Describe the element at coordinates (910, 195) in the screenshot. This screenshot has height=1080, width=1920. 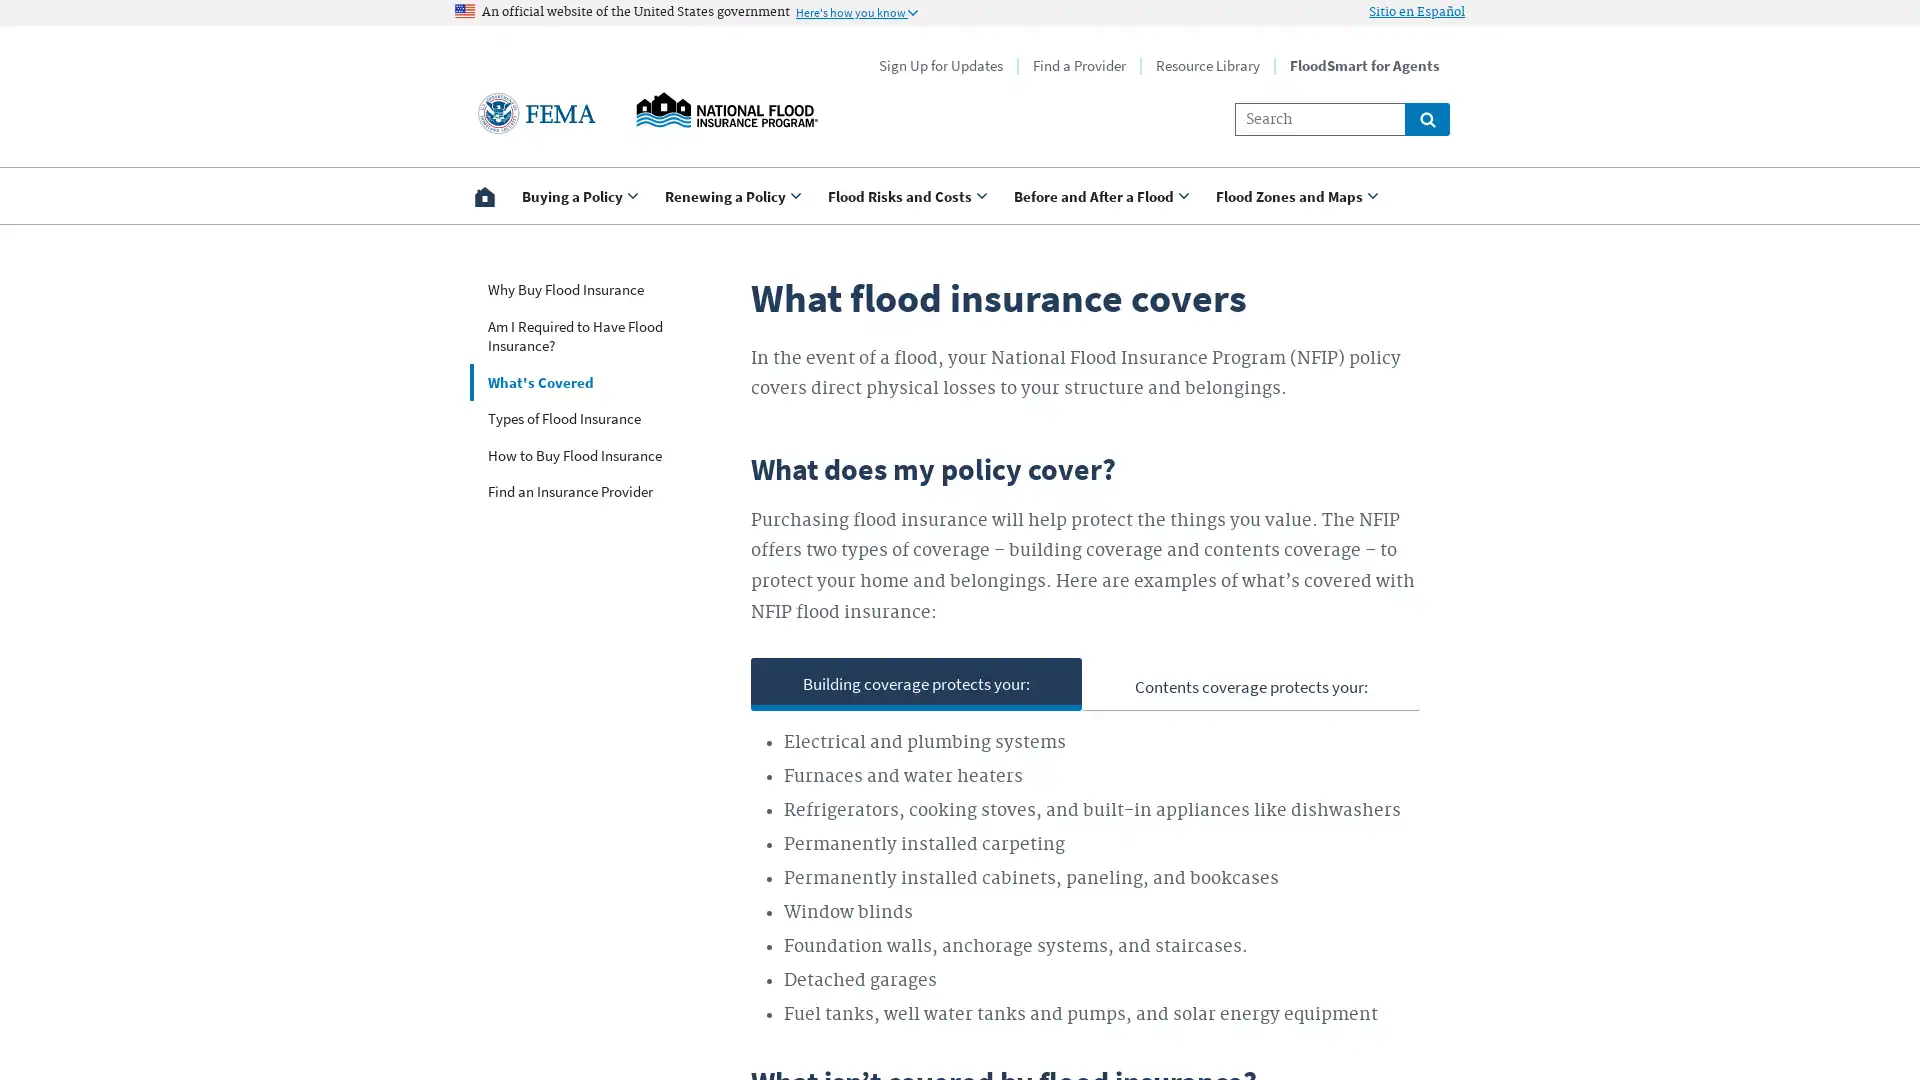
I see `Use <enter> and shift + <enter> to open and close the drop down to sub-menus` at that location.